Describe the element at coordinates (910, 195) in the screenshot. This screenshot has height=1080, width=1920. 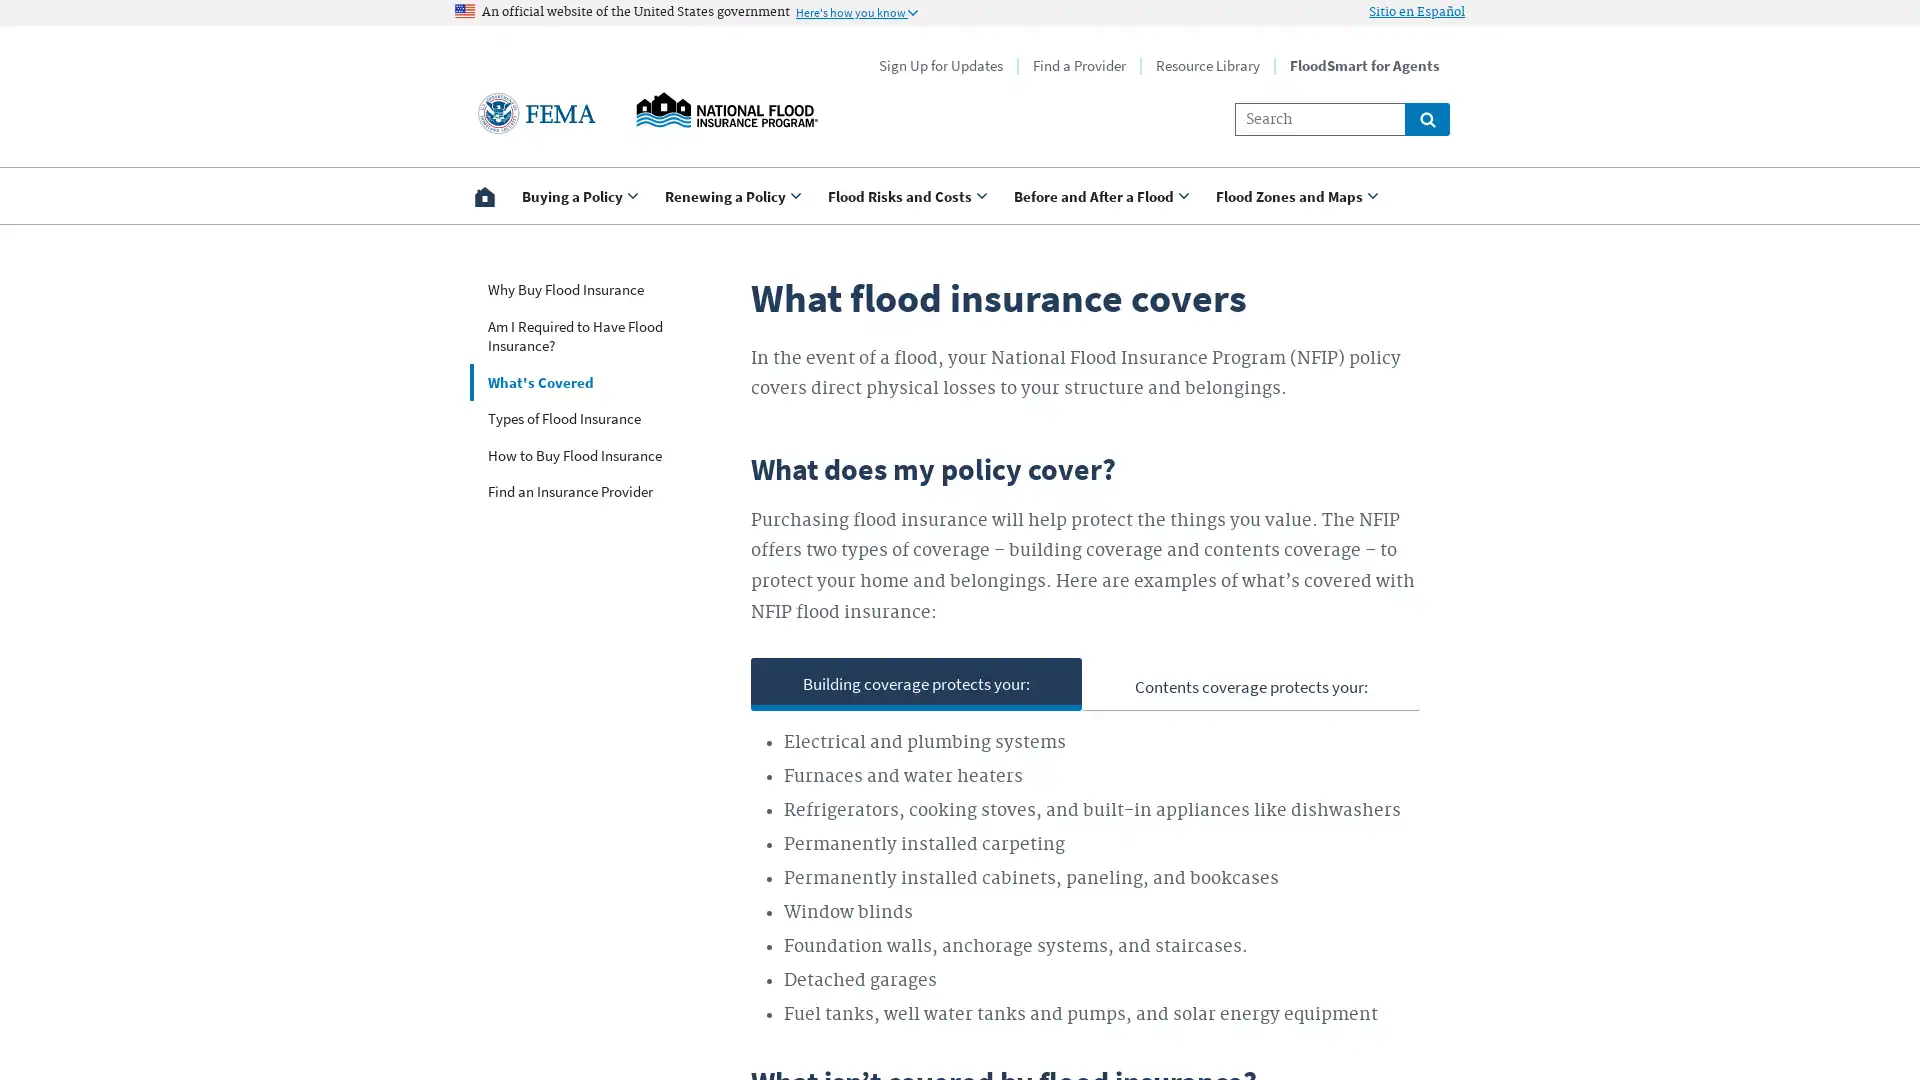
I see `Use <enter> and shift + <enter> to open and close the drop down to sub-menus` at that location.